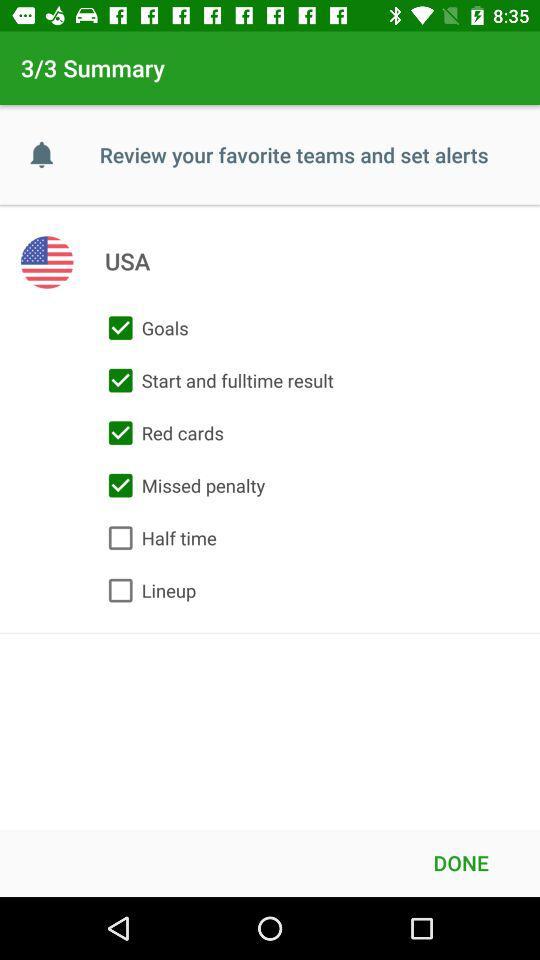 This screenshot has width=540, height=960. What do you see at coordinates (461, 861) in the screenshot?
I see `done icon` at bounding box center [461, 861].